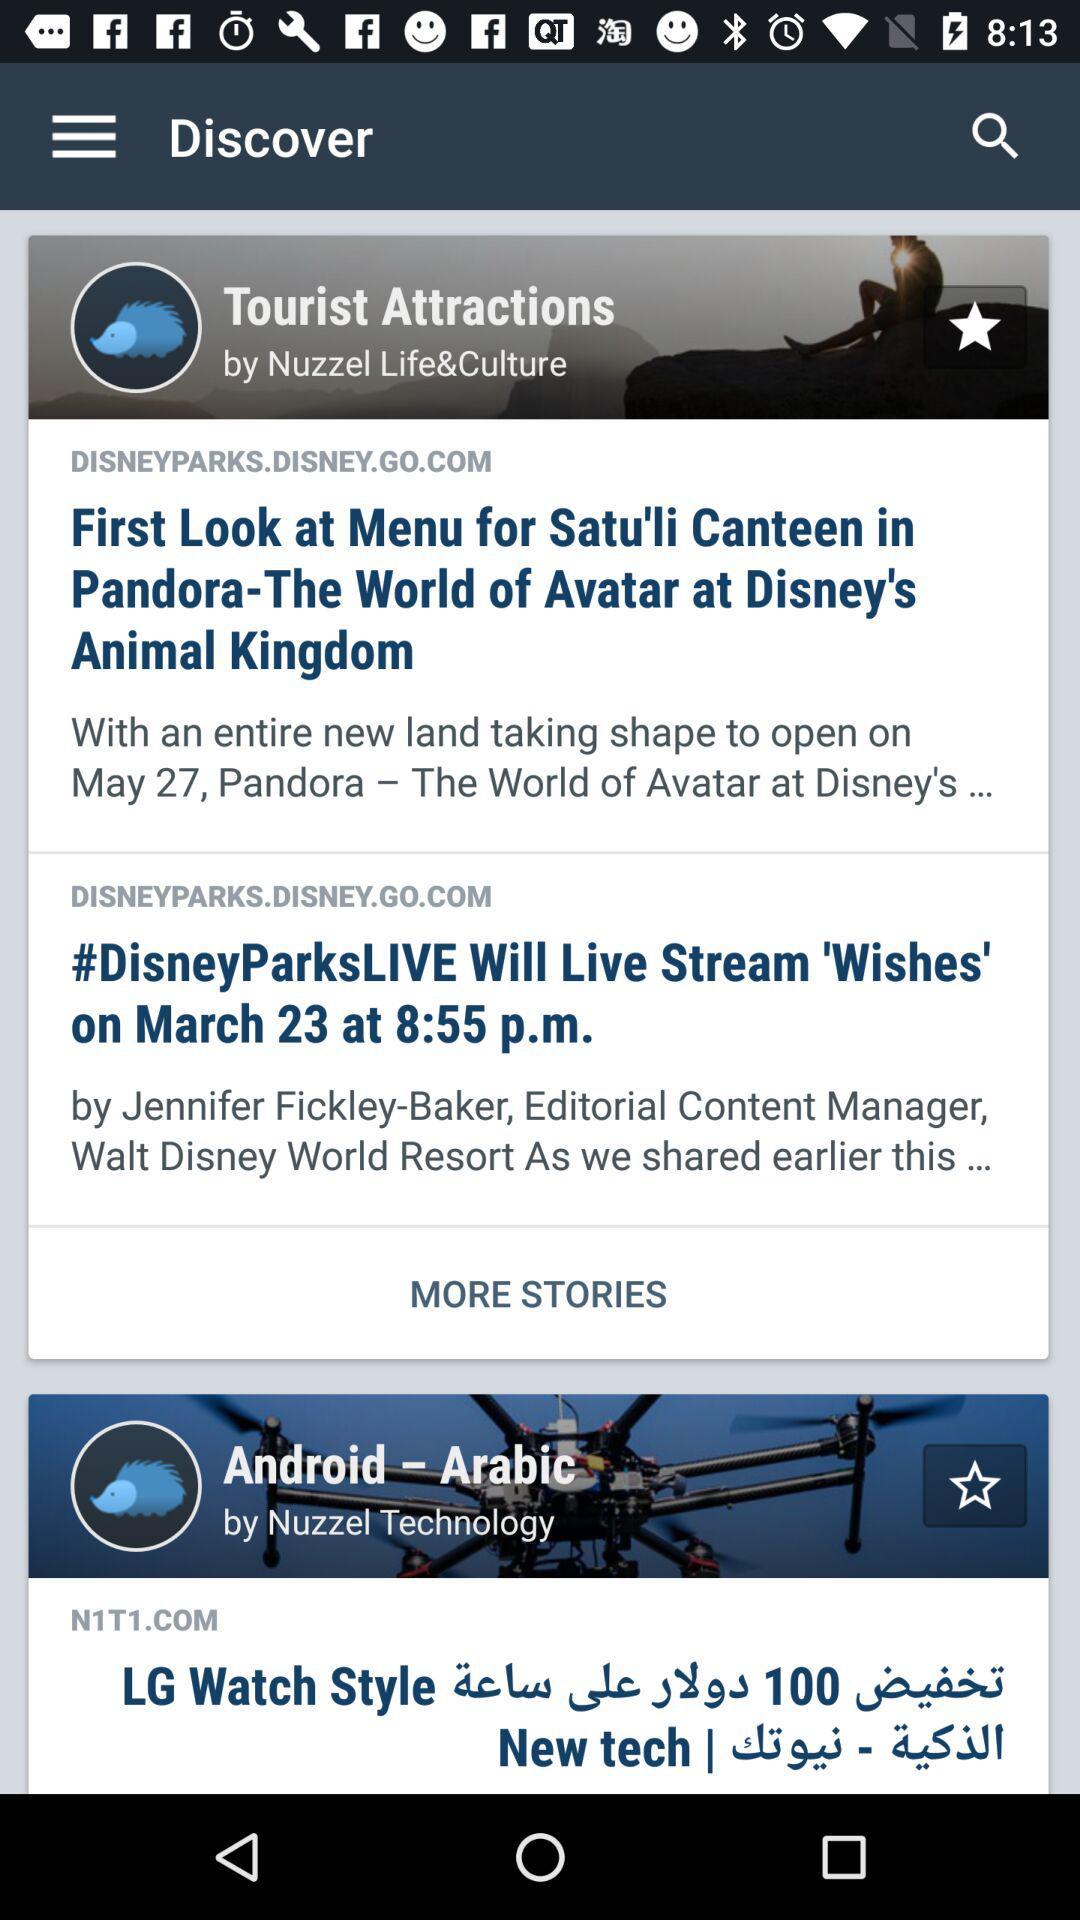 The width and height of the screenshot is (1080, 1920). I want to click on more stories item, so click(537, 1293).